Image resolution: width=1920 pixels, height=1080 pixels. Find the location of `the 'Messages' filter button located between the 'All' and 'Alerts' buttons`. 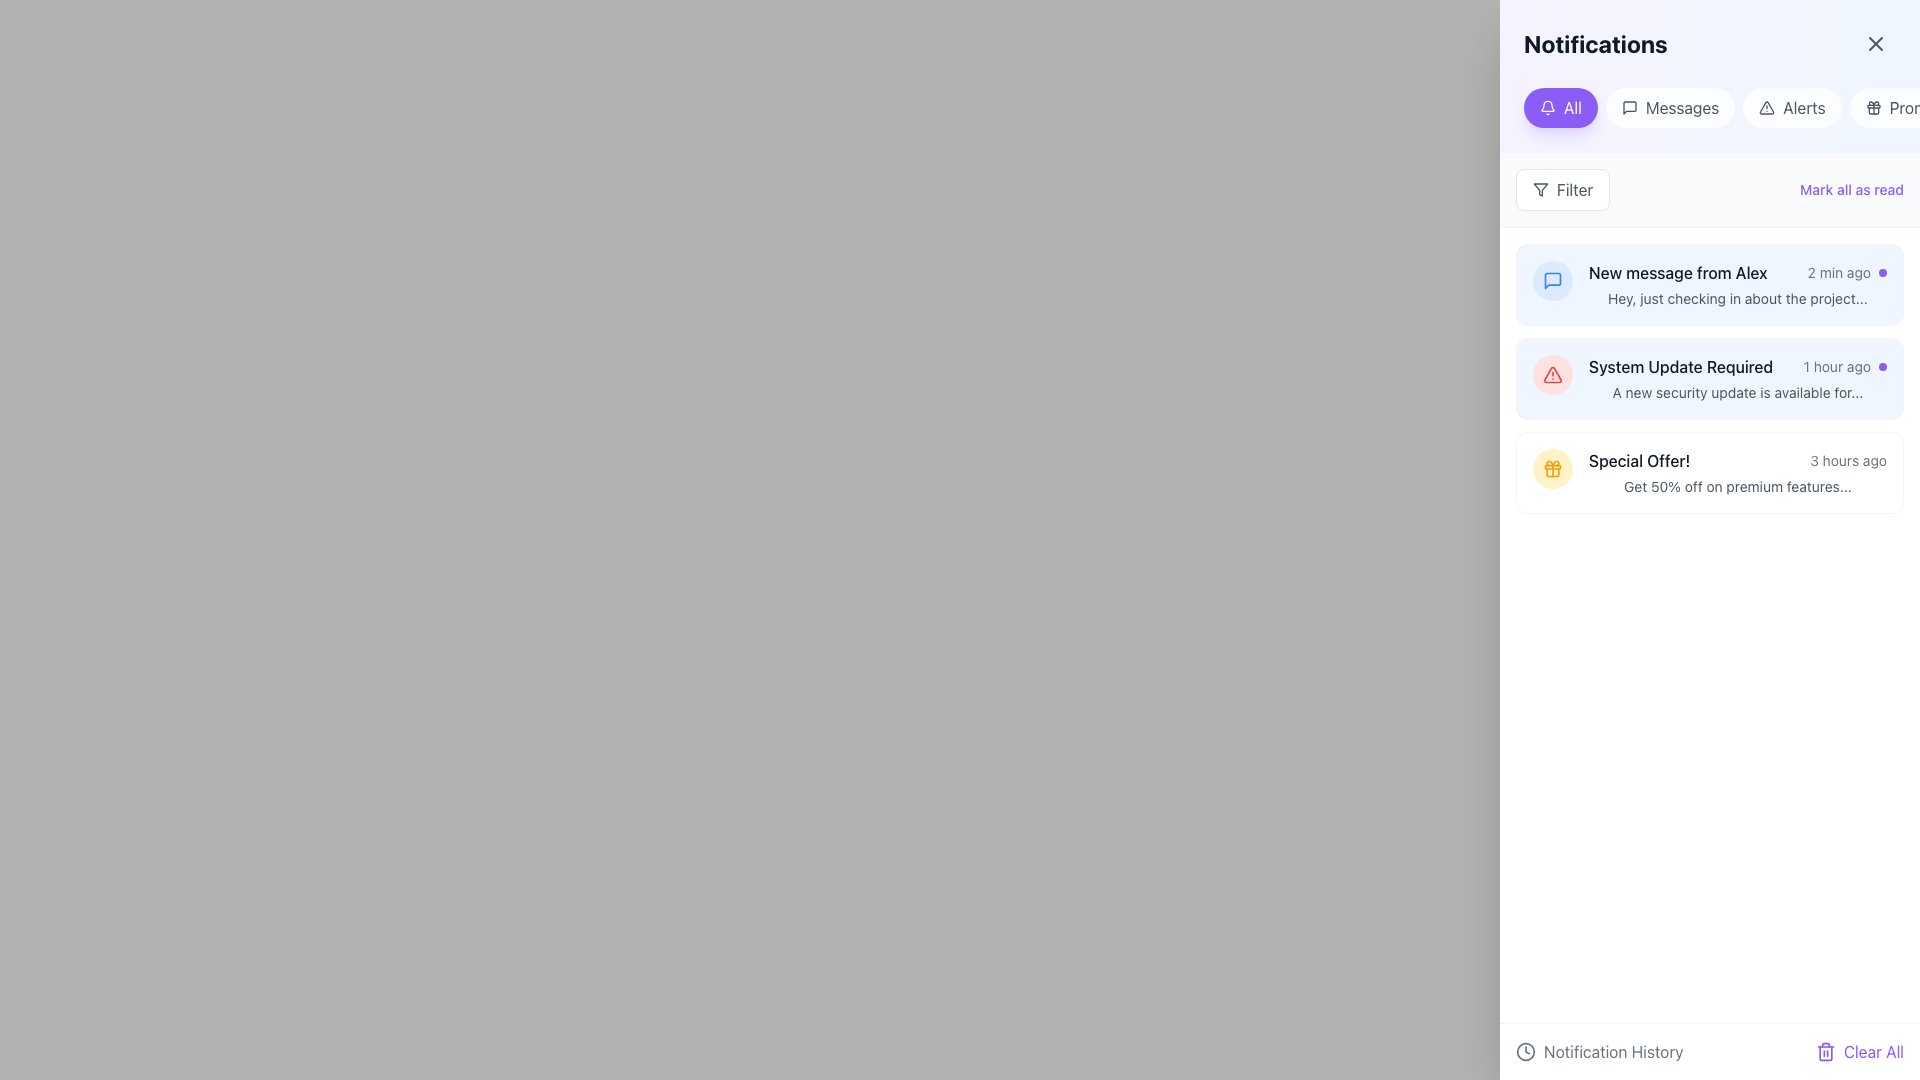

the 'Messages' filter button located between the 'All' and 'Alerts' buttons is located at coordinates (1670, 108).